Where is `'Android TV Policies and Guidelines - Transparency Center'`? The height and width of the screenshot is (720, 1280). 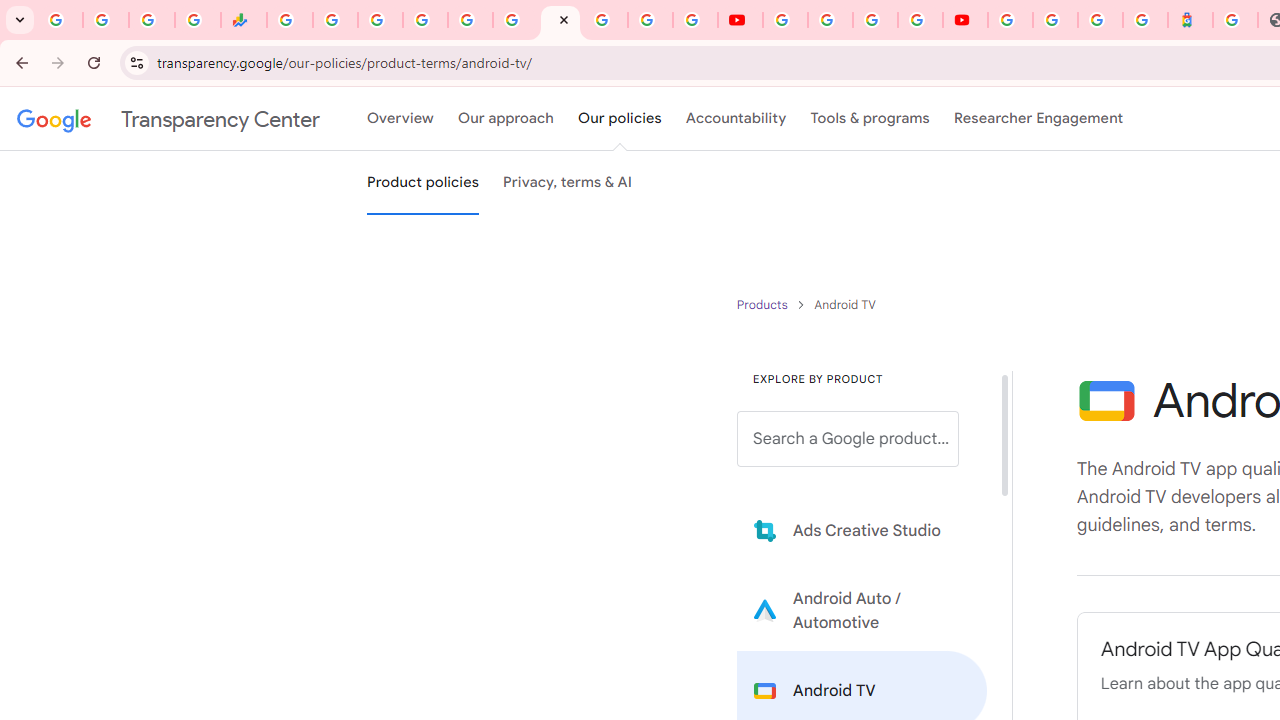 'Android TV Policies and Guidelines - Transparency Center' is located at coordinates (560, 20).